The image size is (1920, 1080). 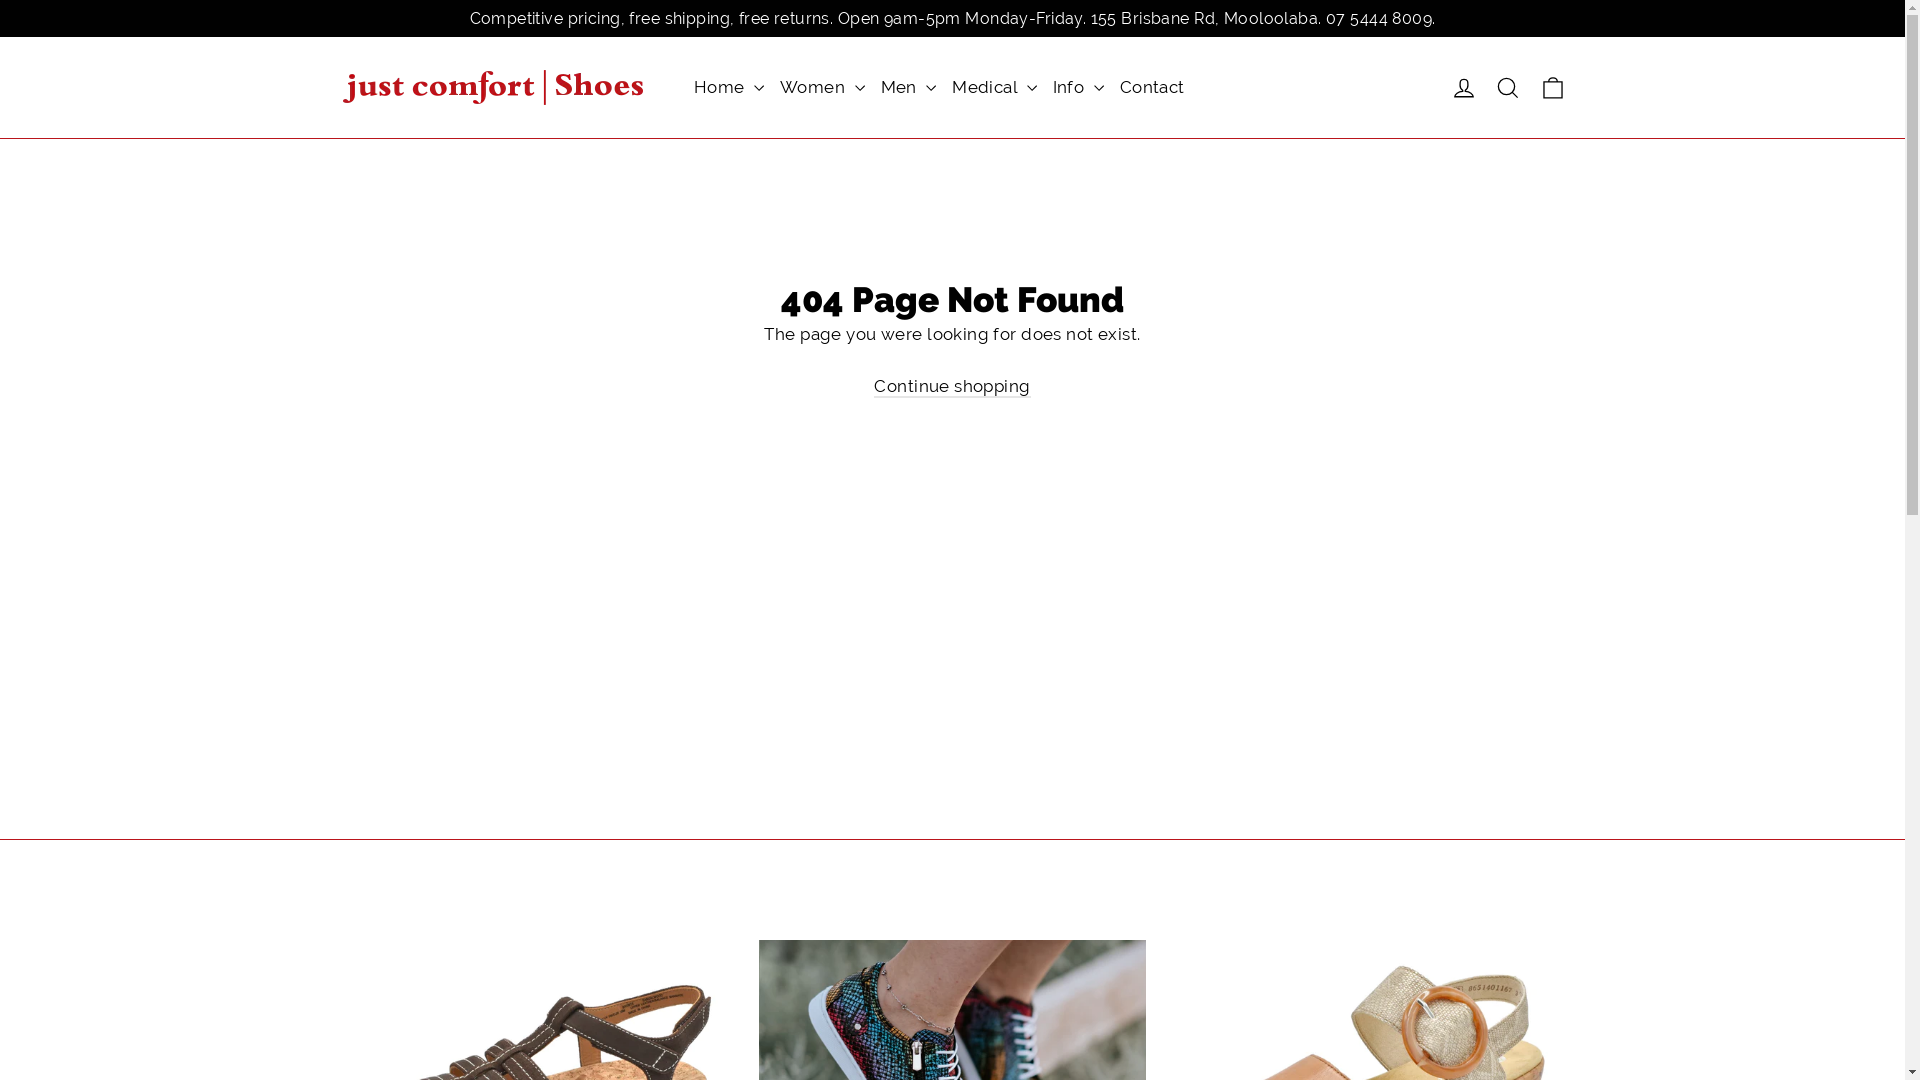 What do you see at coordinates (993, 86) in the screenshot?
I see `'Medical'` at bounding box center [993, 86].